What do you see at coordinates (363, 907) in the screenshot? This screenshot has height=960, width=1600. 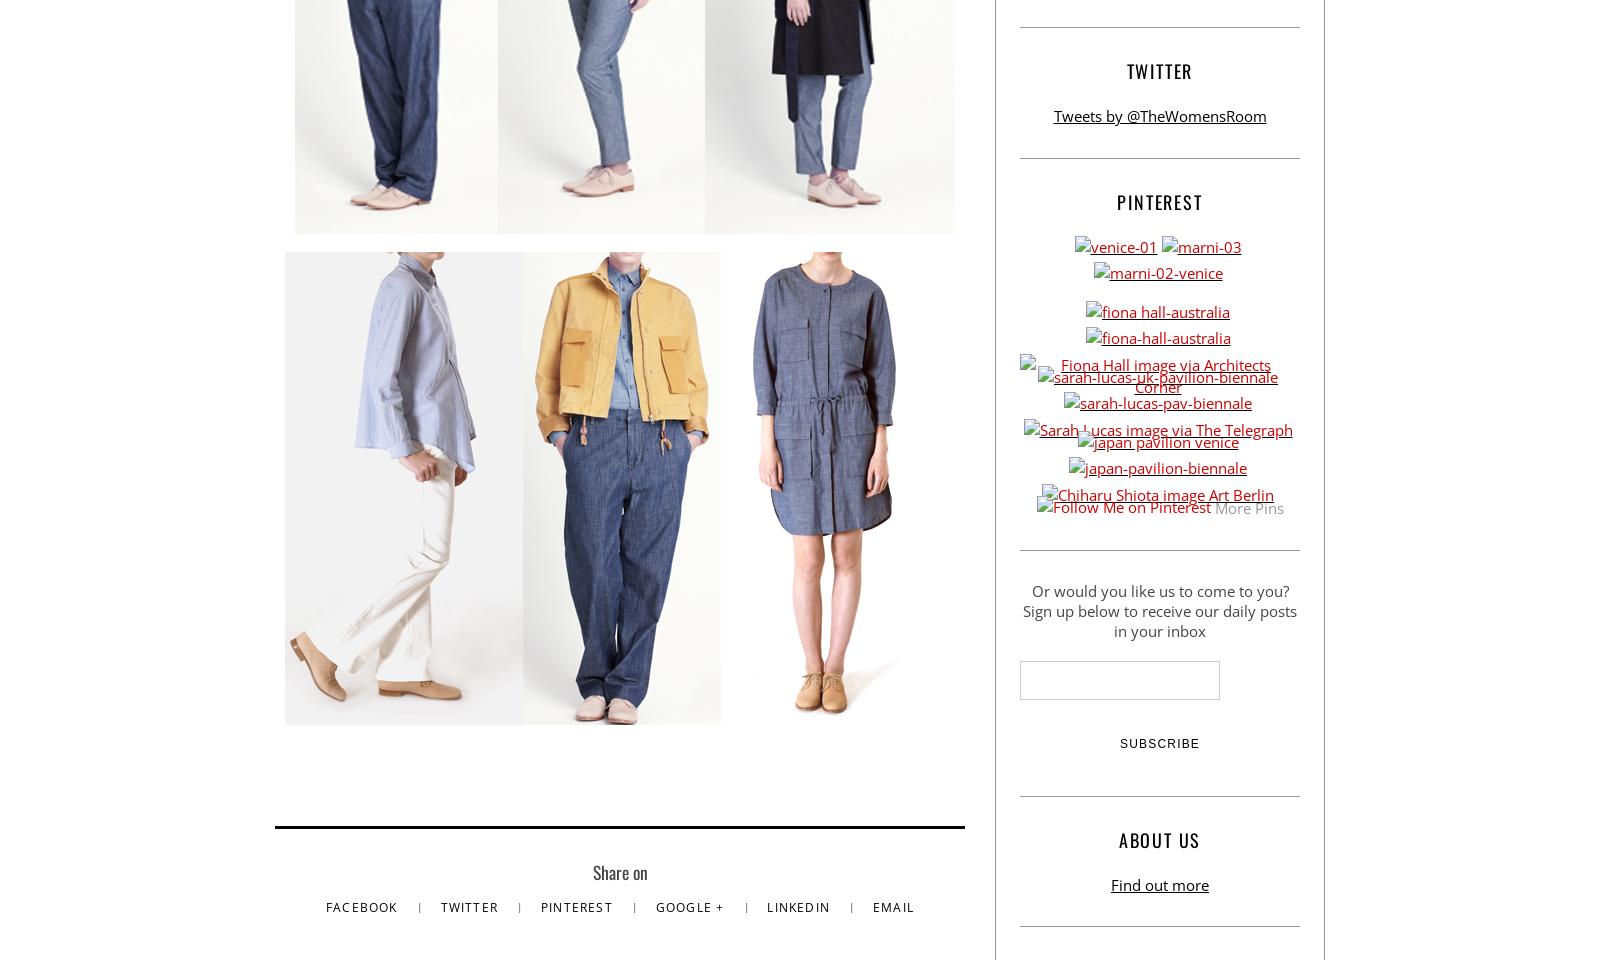 I see `'Facebook'` at bounding box center [363, 907].